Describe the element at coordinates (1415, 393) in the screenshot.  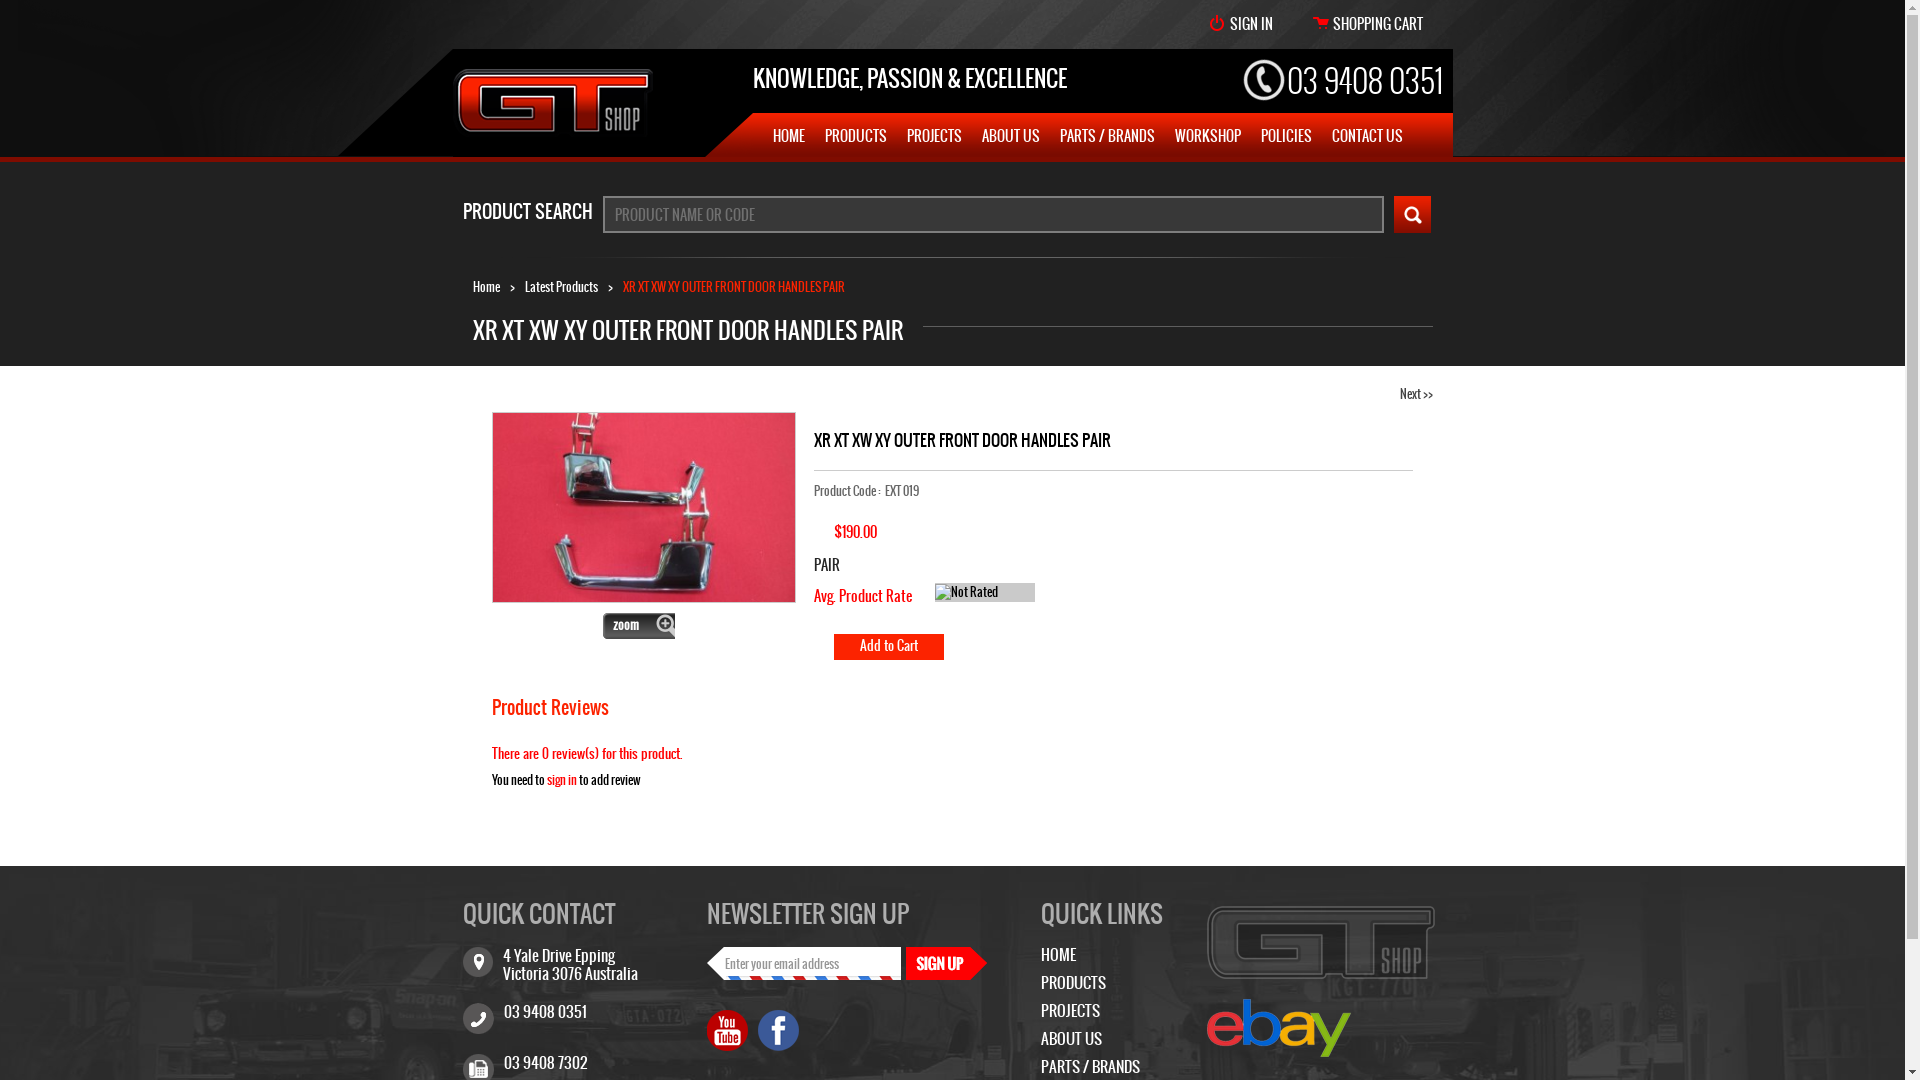
I see `'Next >>'` at that location.